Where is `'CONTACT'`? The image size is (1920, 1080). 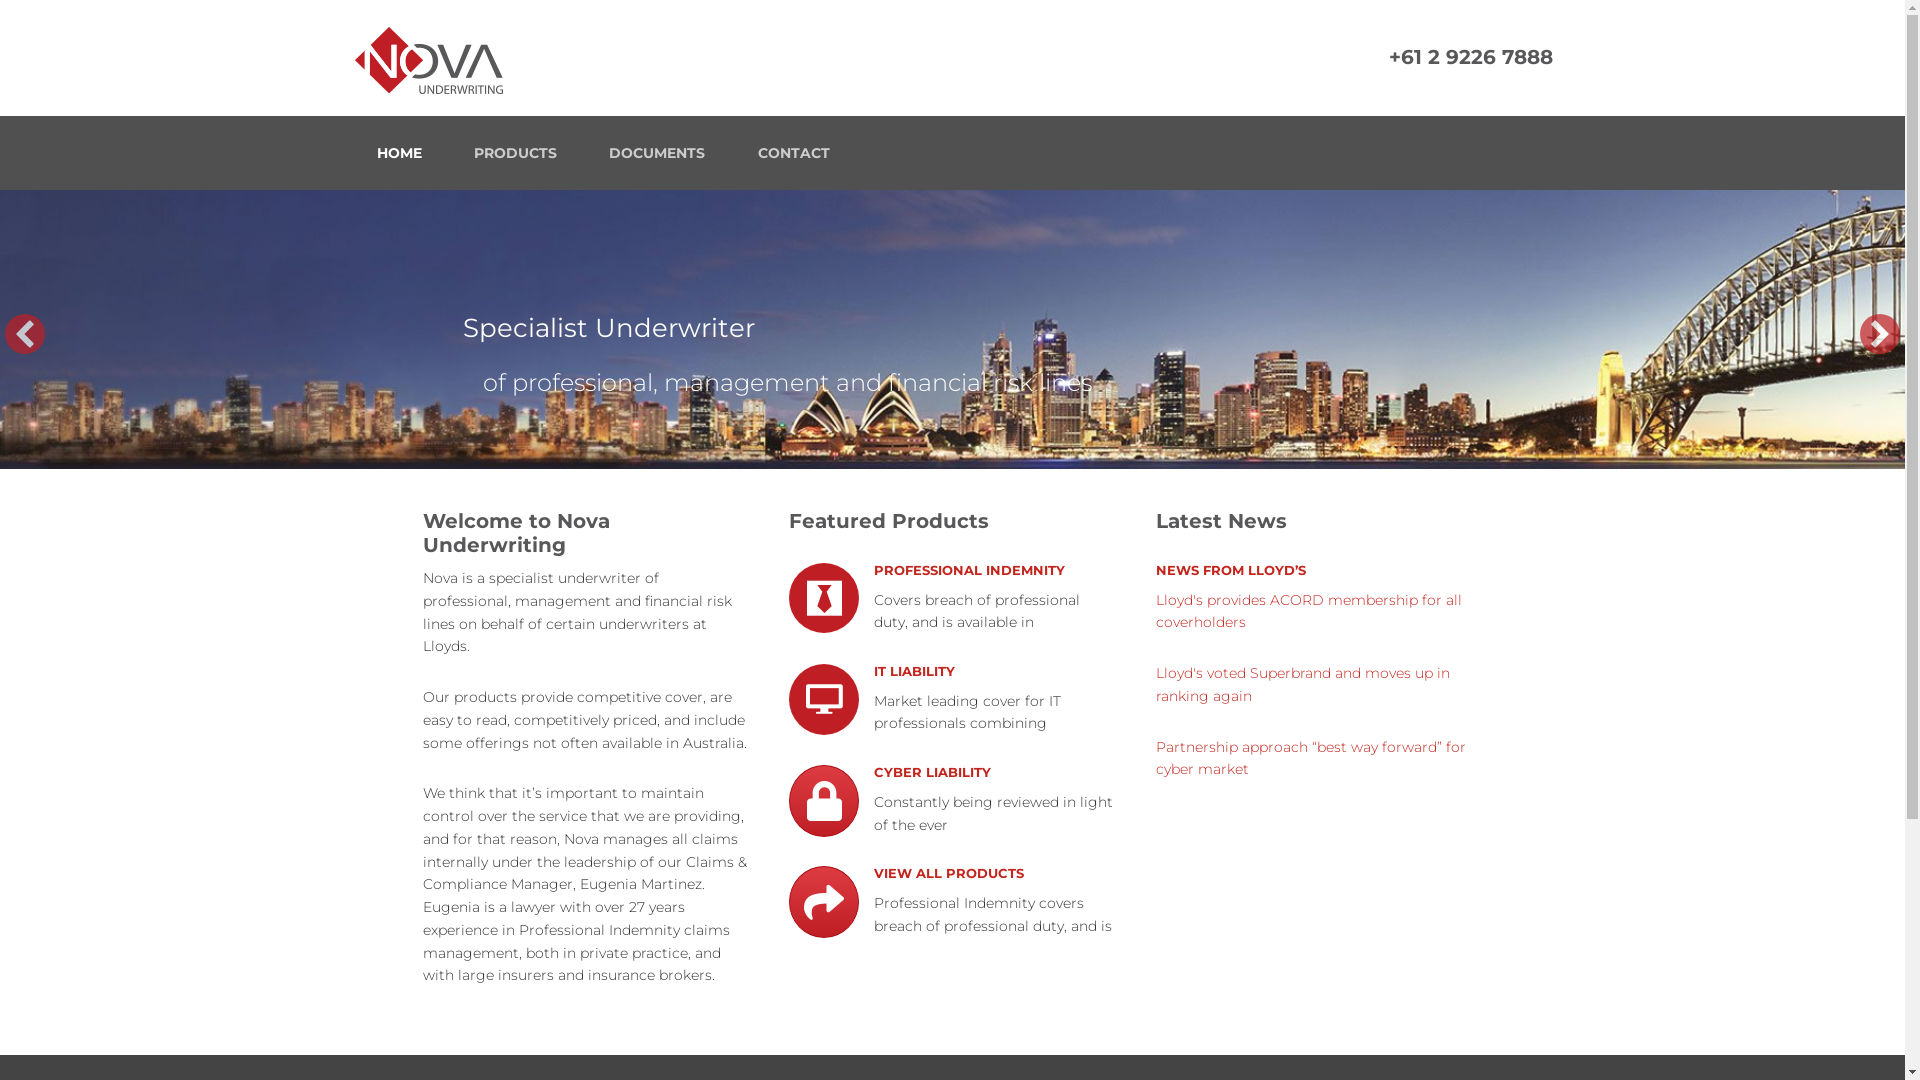 'CONTACT' is located at coordinates (792, 152).